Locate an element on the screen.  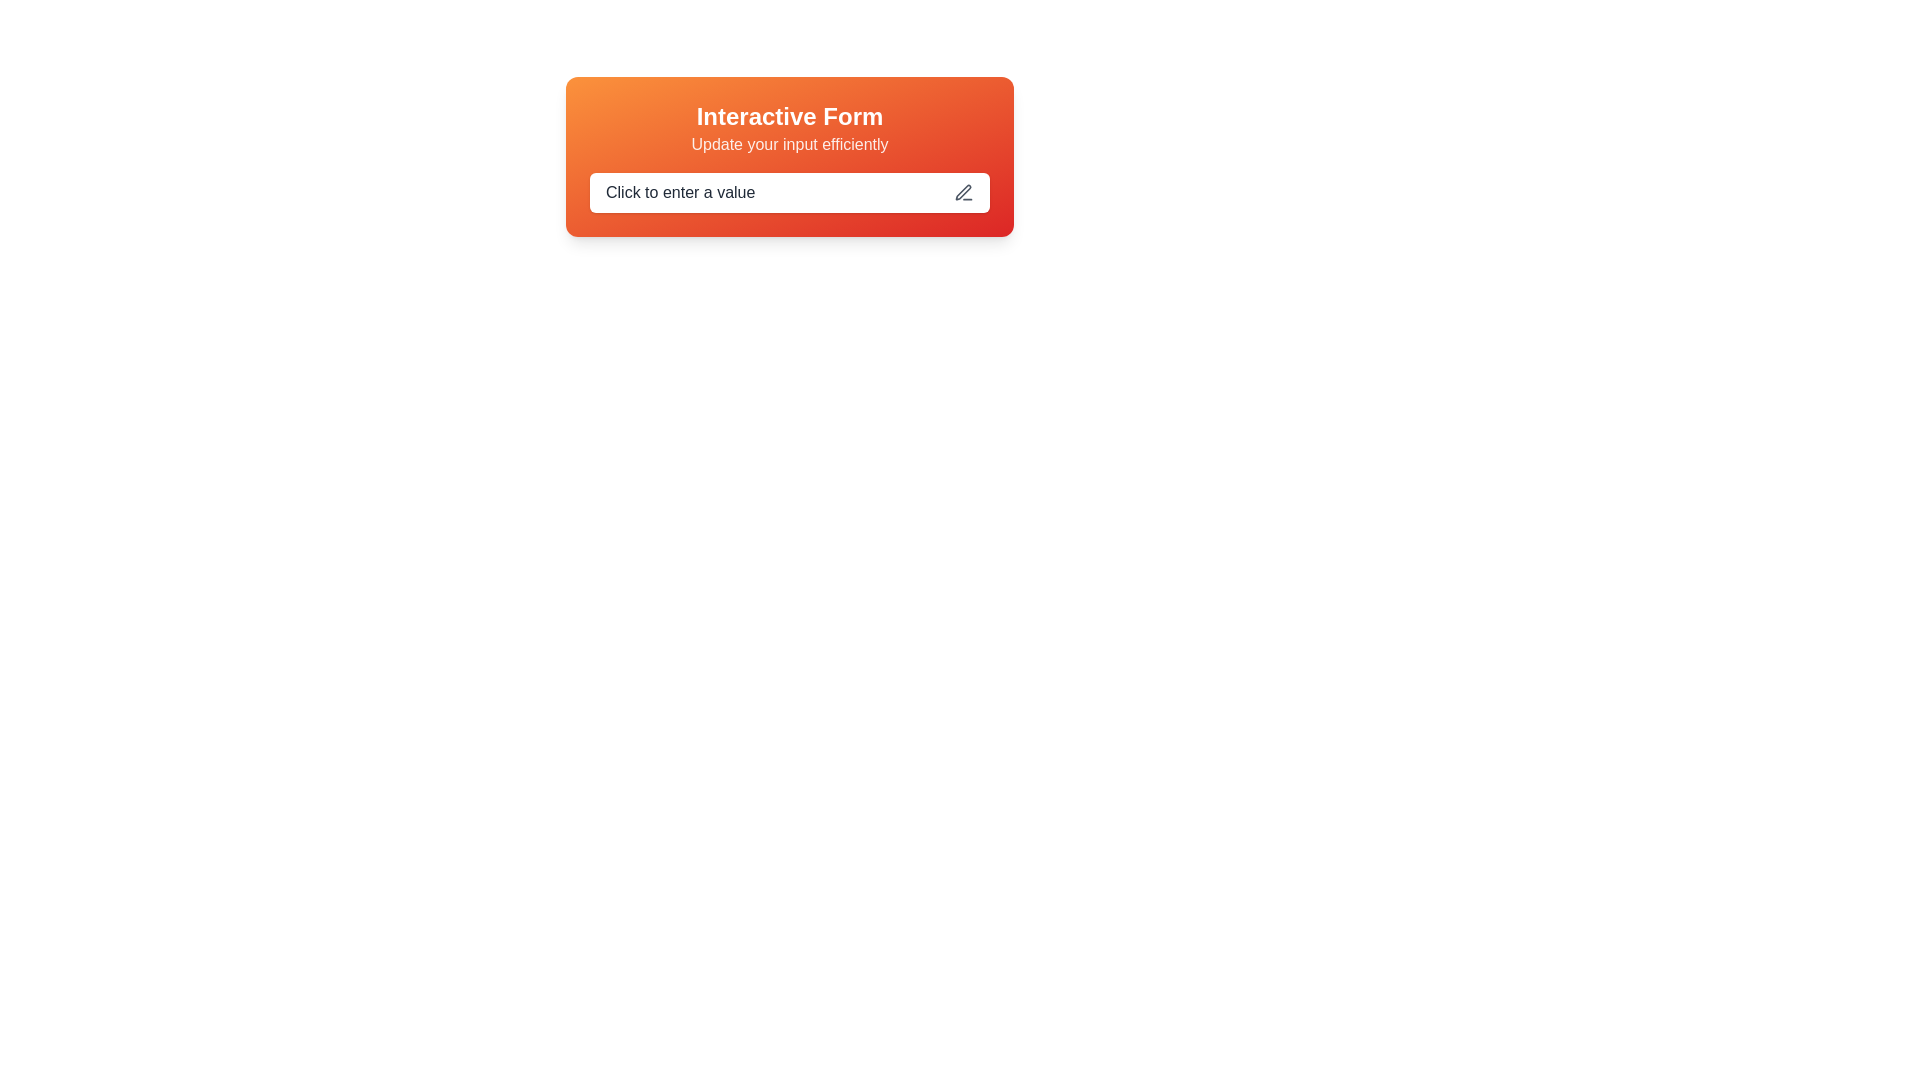
the pen-shaped icon located at the right edge of the white rectangular box labeled 'Click to enter a value' is located at coordinates (964, 192).